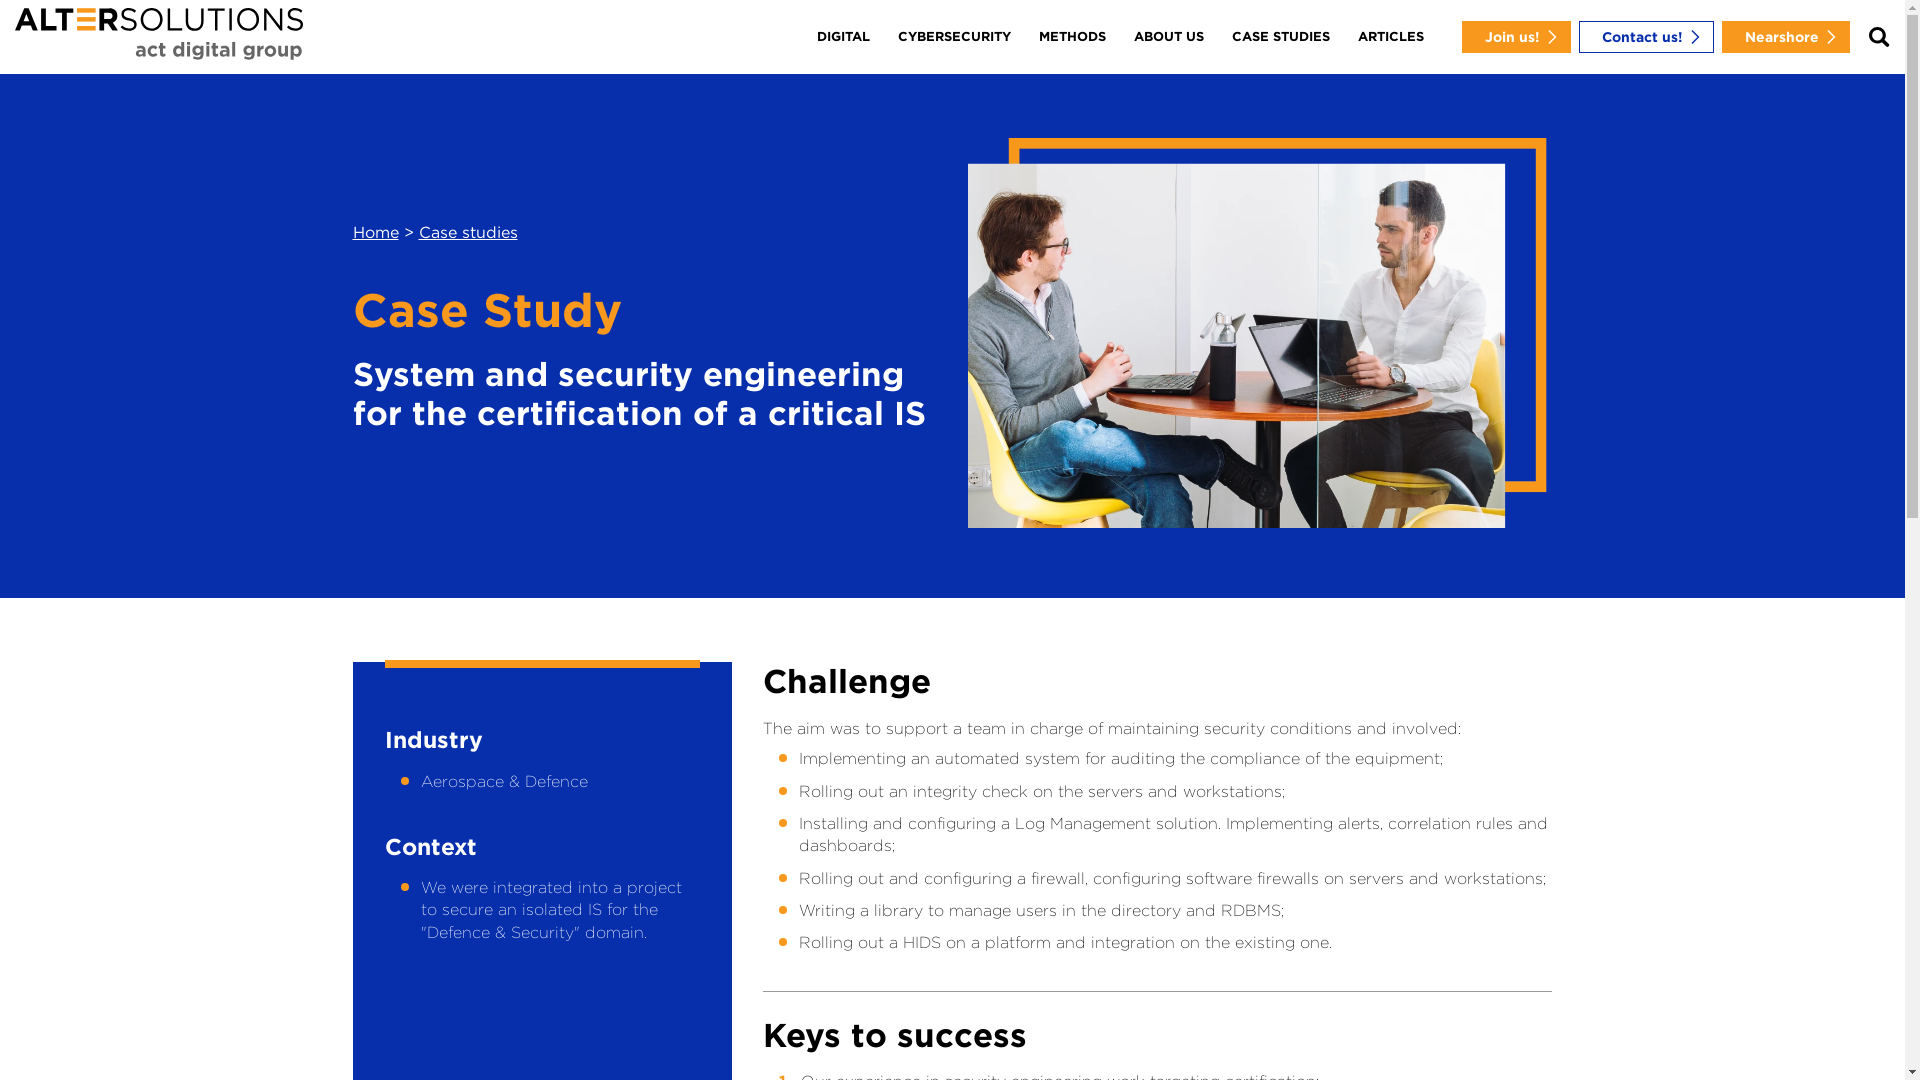 The width and height of the screenshot is (1920, 1080). I want to click on 'METHODS', so click(1070, 37).